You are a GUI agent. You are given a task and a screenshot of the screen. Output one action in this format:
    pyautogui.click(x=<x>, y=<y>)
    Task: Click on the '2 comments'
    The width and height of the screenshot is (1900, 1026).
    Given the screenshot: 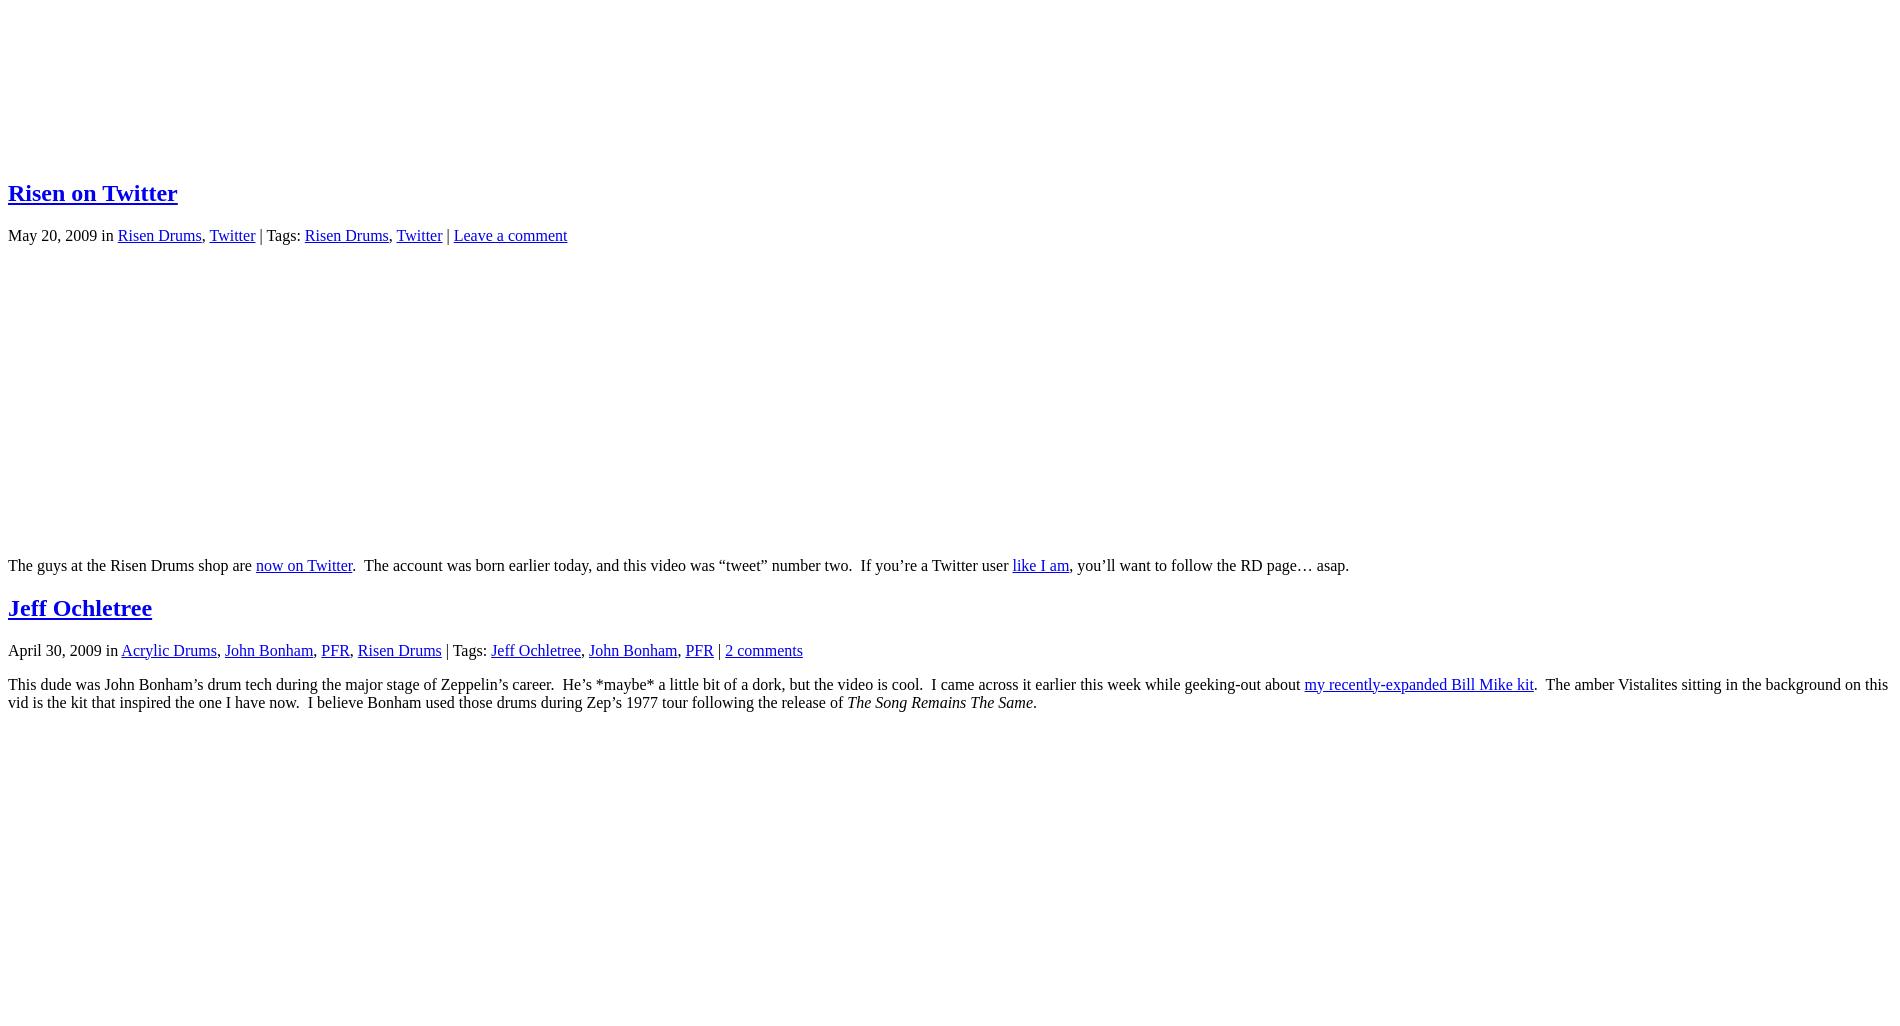 What is the action you would take?
    pyautogui.click(x=762, y=649)
    